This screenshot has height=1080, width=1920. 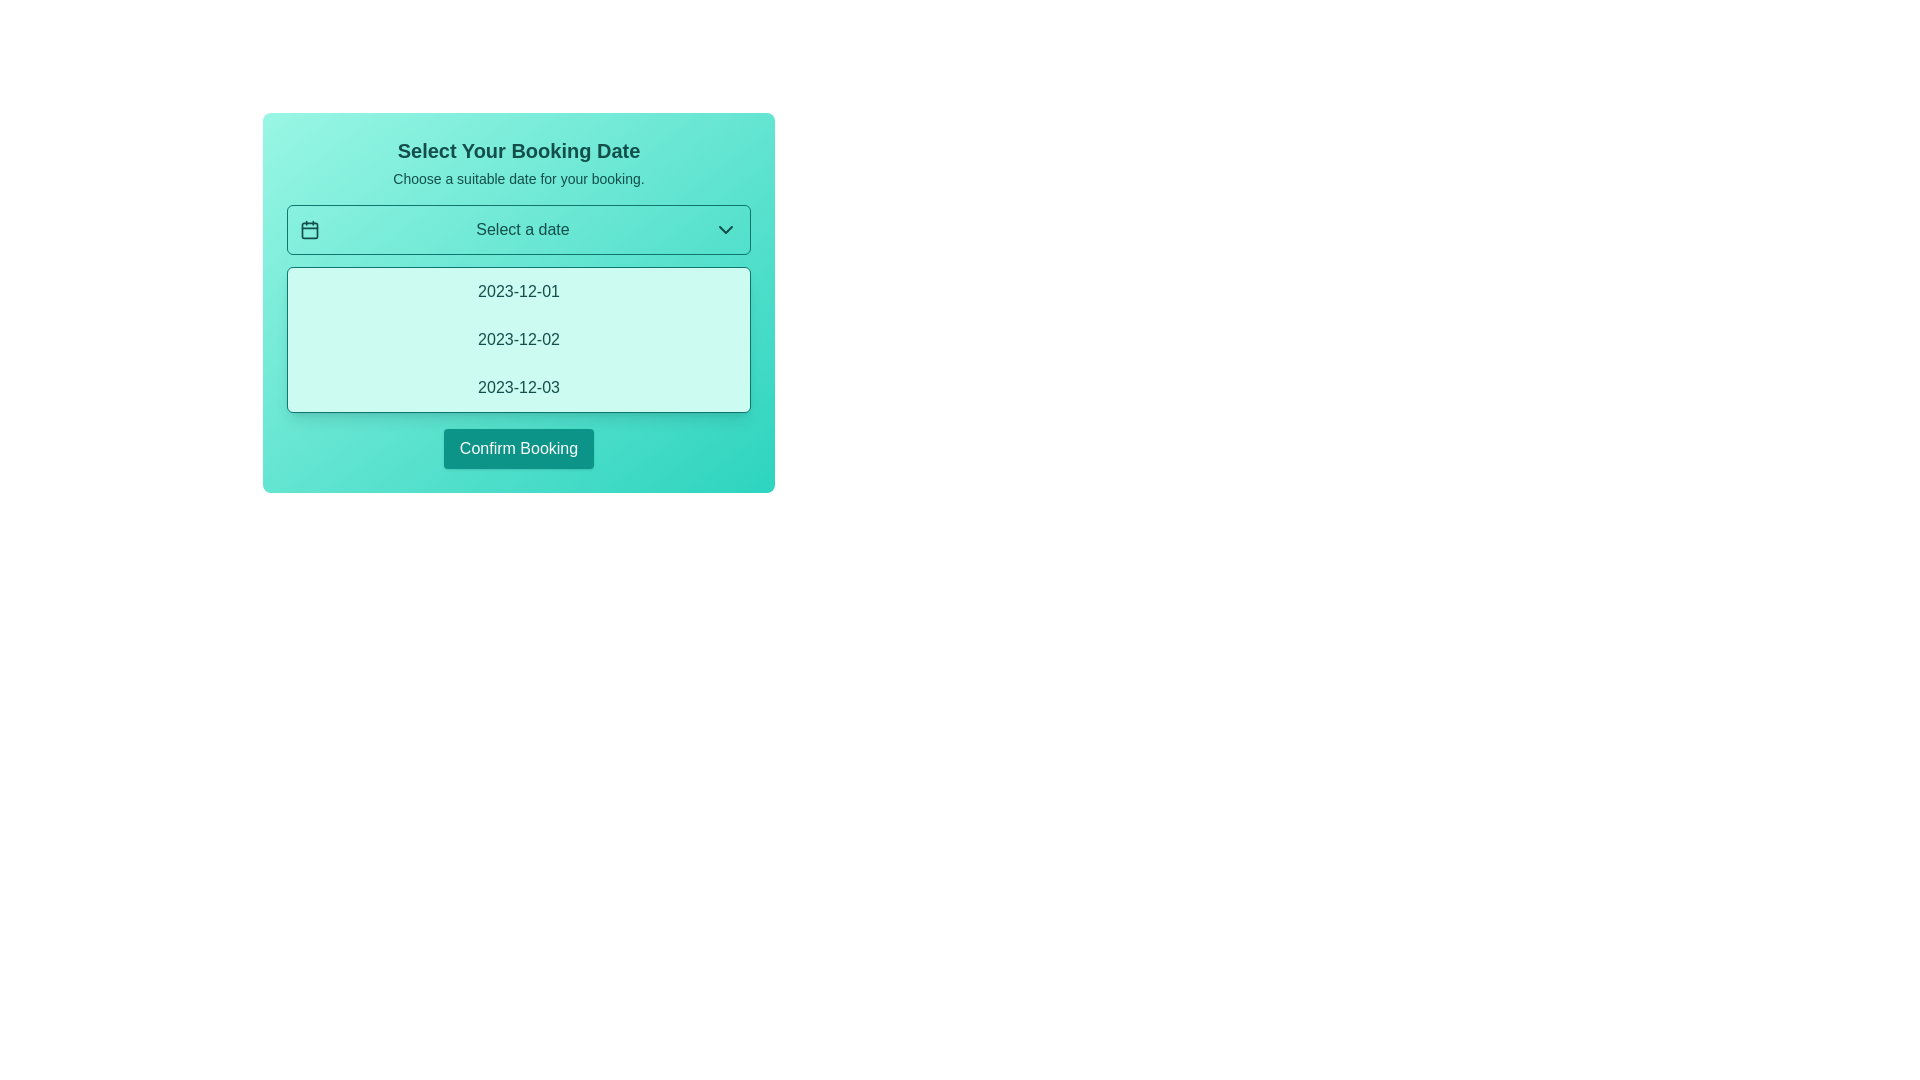 What do you see at coordinates (518, 229) in the screenshot?
I see `the dropdown button for selecting a date located under the subtitle 'Choose a suitable date for your booking.'` at bounding box center [518, 229].